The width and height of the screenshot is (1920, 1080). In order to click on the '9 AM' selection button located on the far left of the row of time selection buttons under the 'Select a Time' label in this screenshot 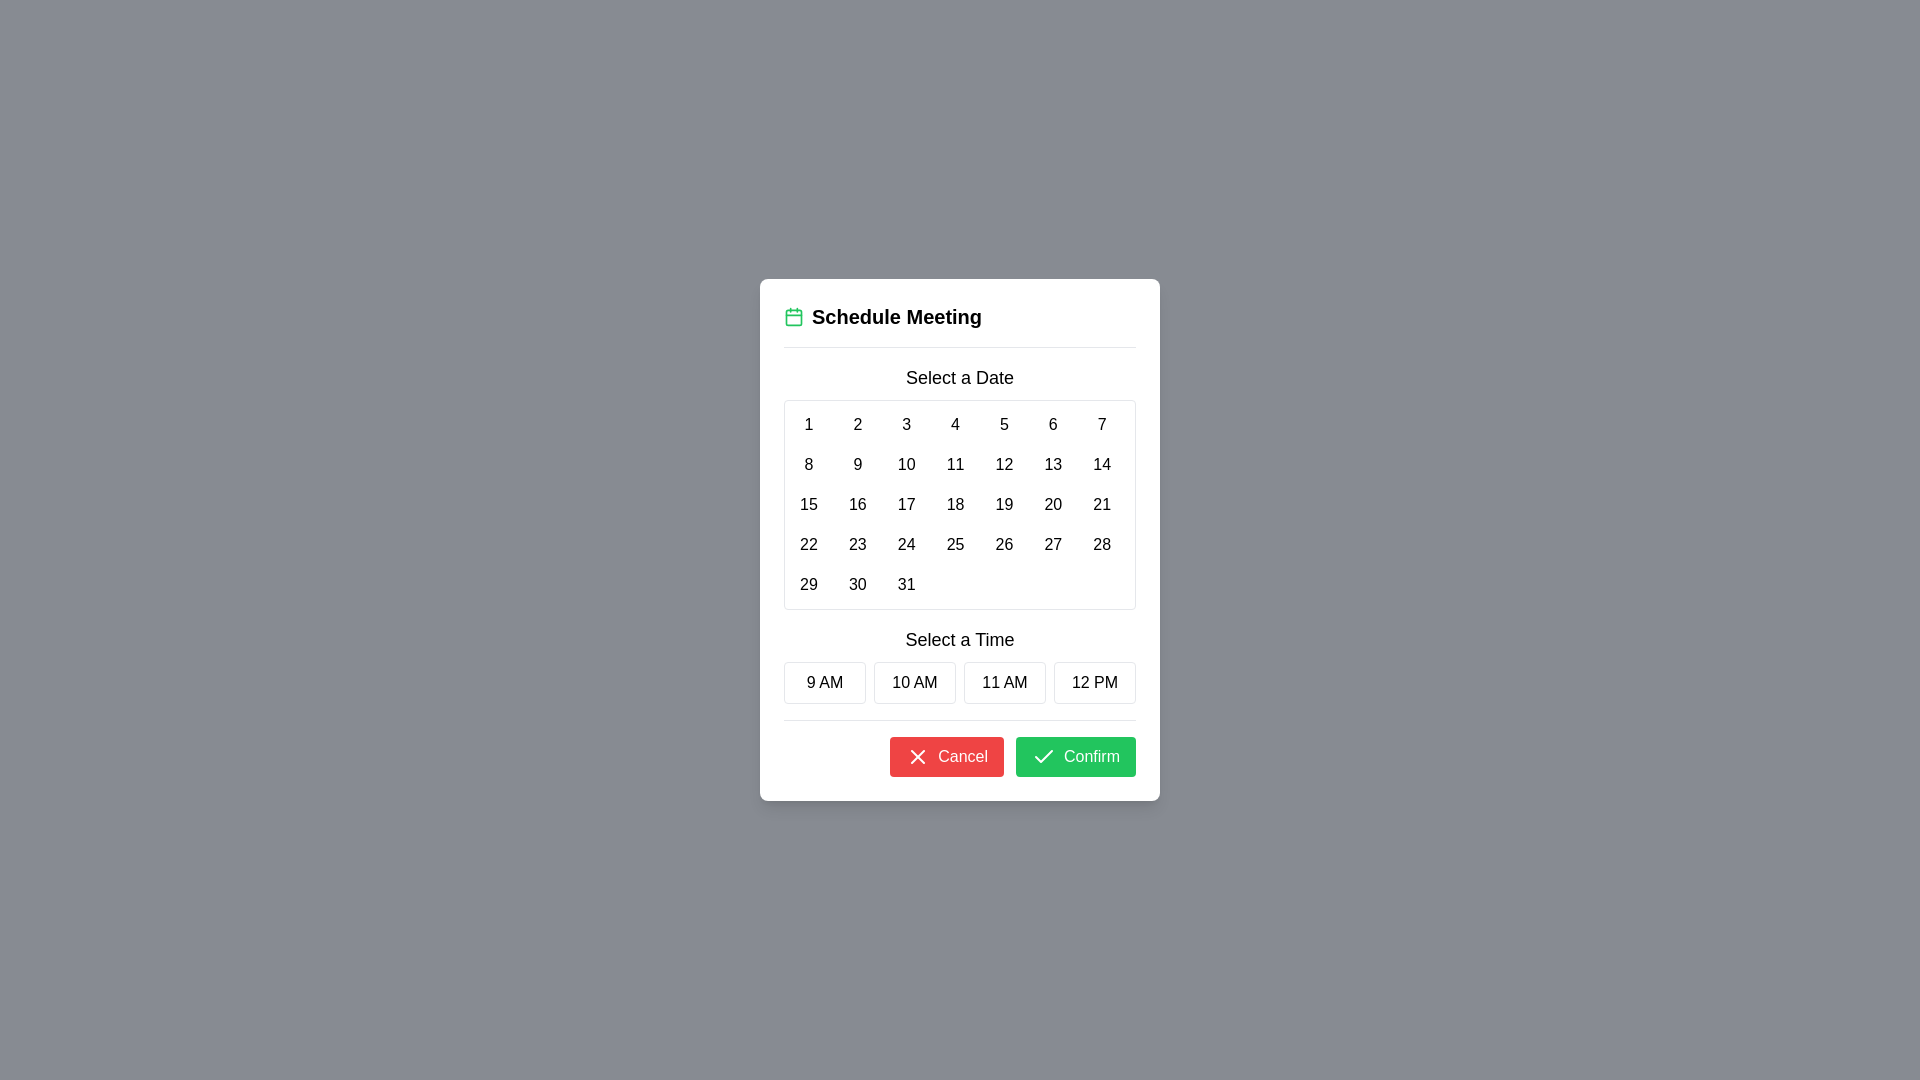, I will do `click(825, 681)`.